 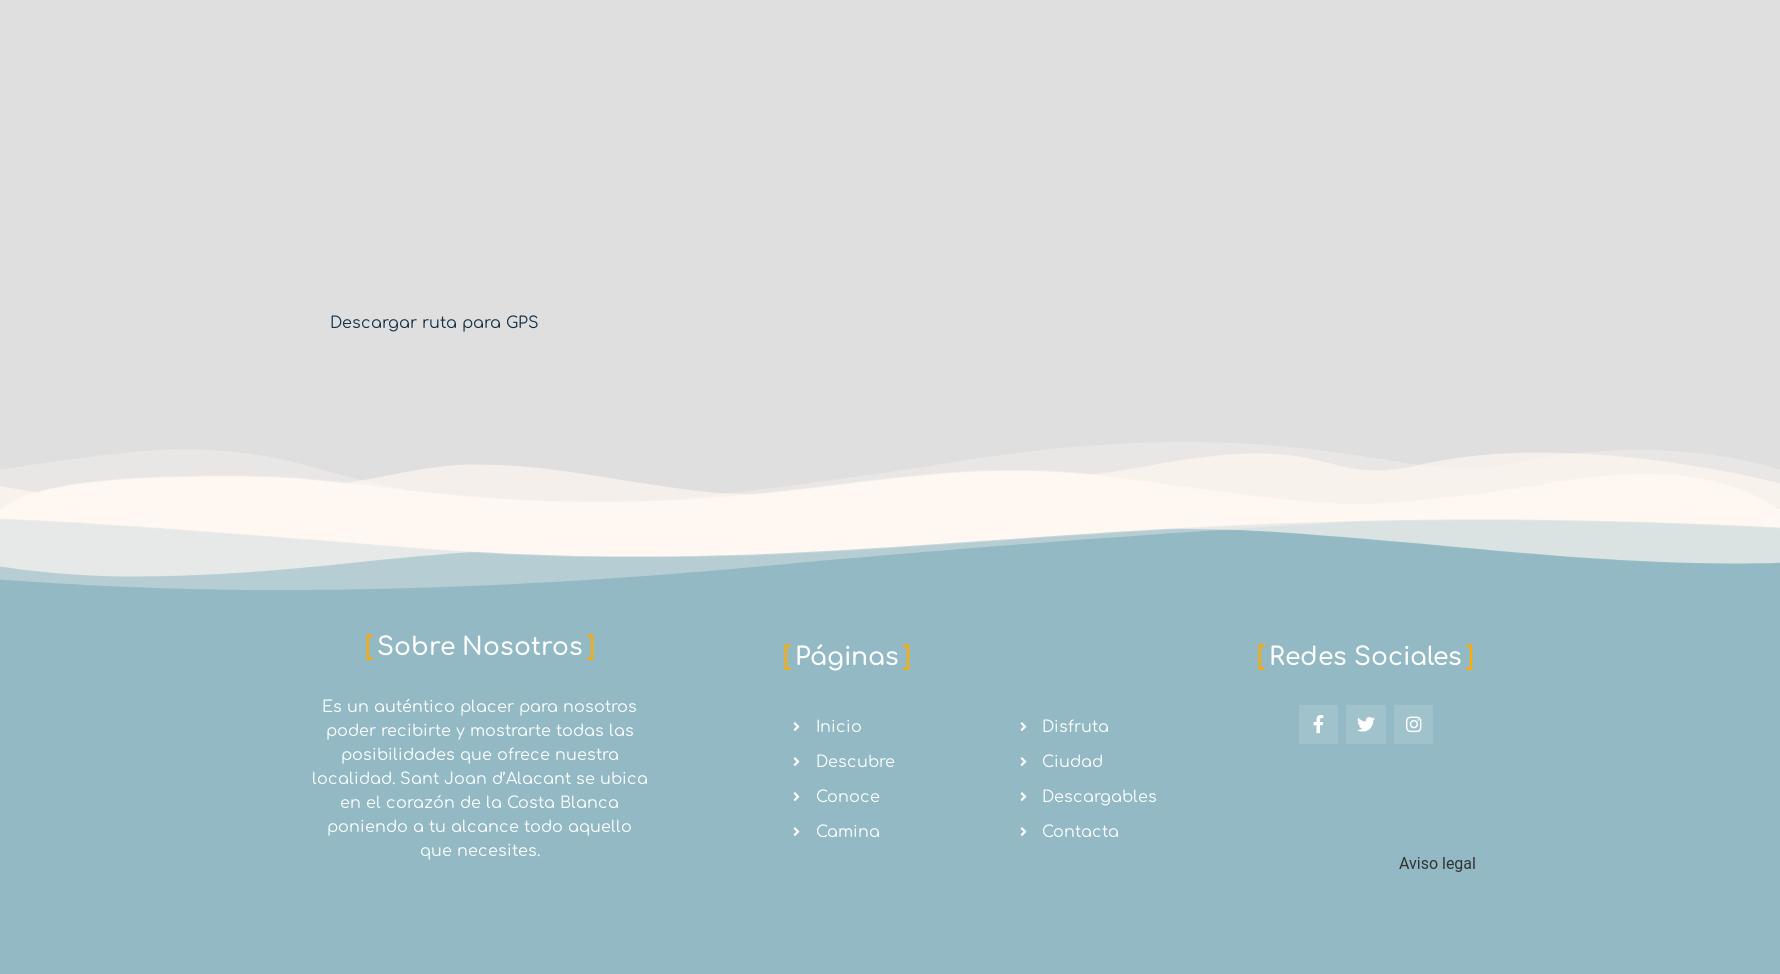 I want to click on 'Es un auténtico placer para nosotros poder recibirte y mostrarte todas las posibilidades que ofrece nuestra localidad. Sant Joan d’Alacant se ubica en el corazón de la Costa Blanca poniendo a tu alcance todo aquello que necesites.', so click(x=478, y=777).